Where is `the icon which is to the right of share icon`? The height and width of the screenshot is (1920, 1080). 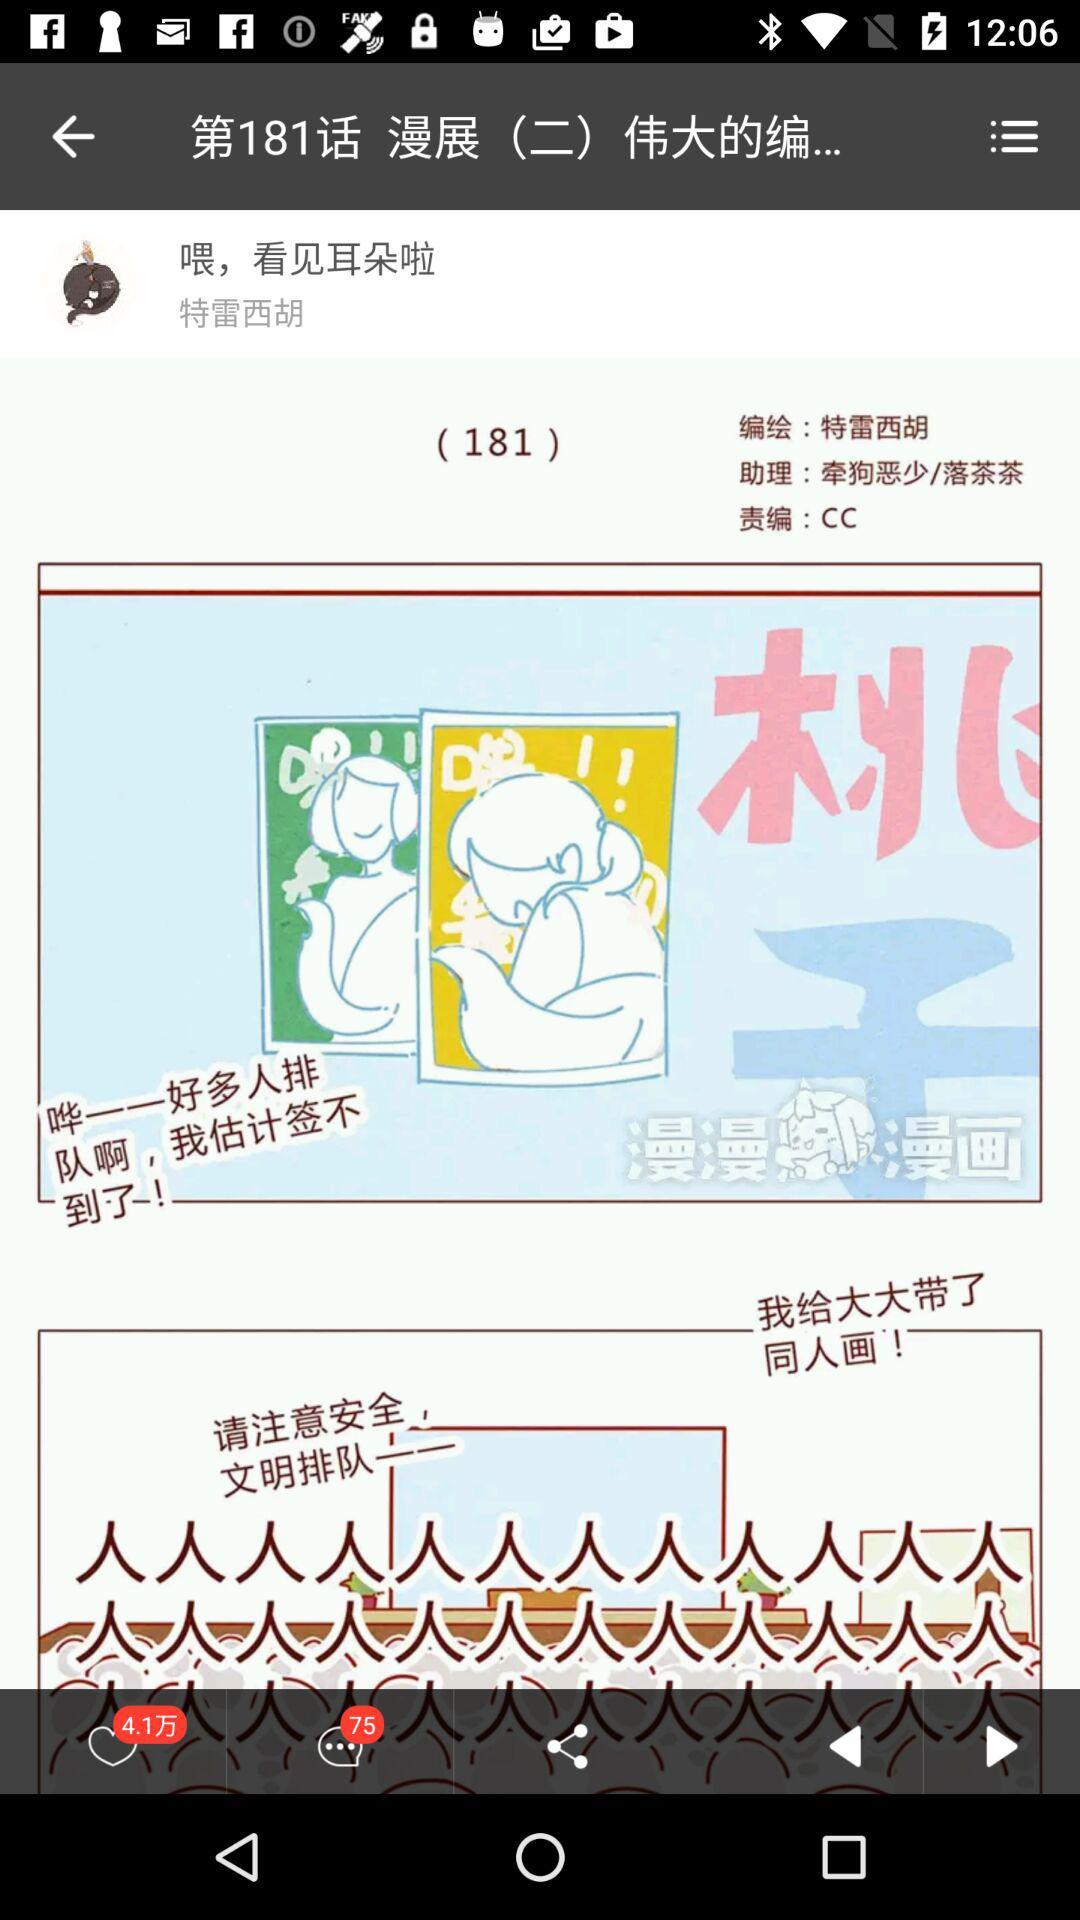
the icon which is to the right of share icon is located at coordinates (844, 1745).